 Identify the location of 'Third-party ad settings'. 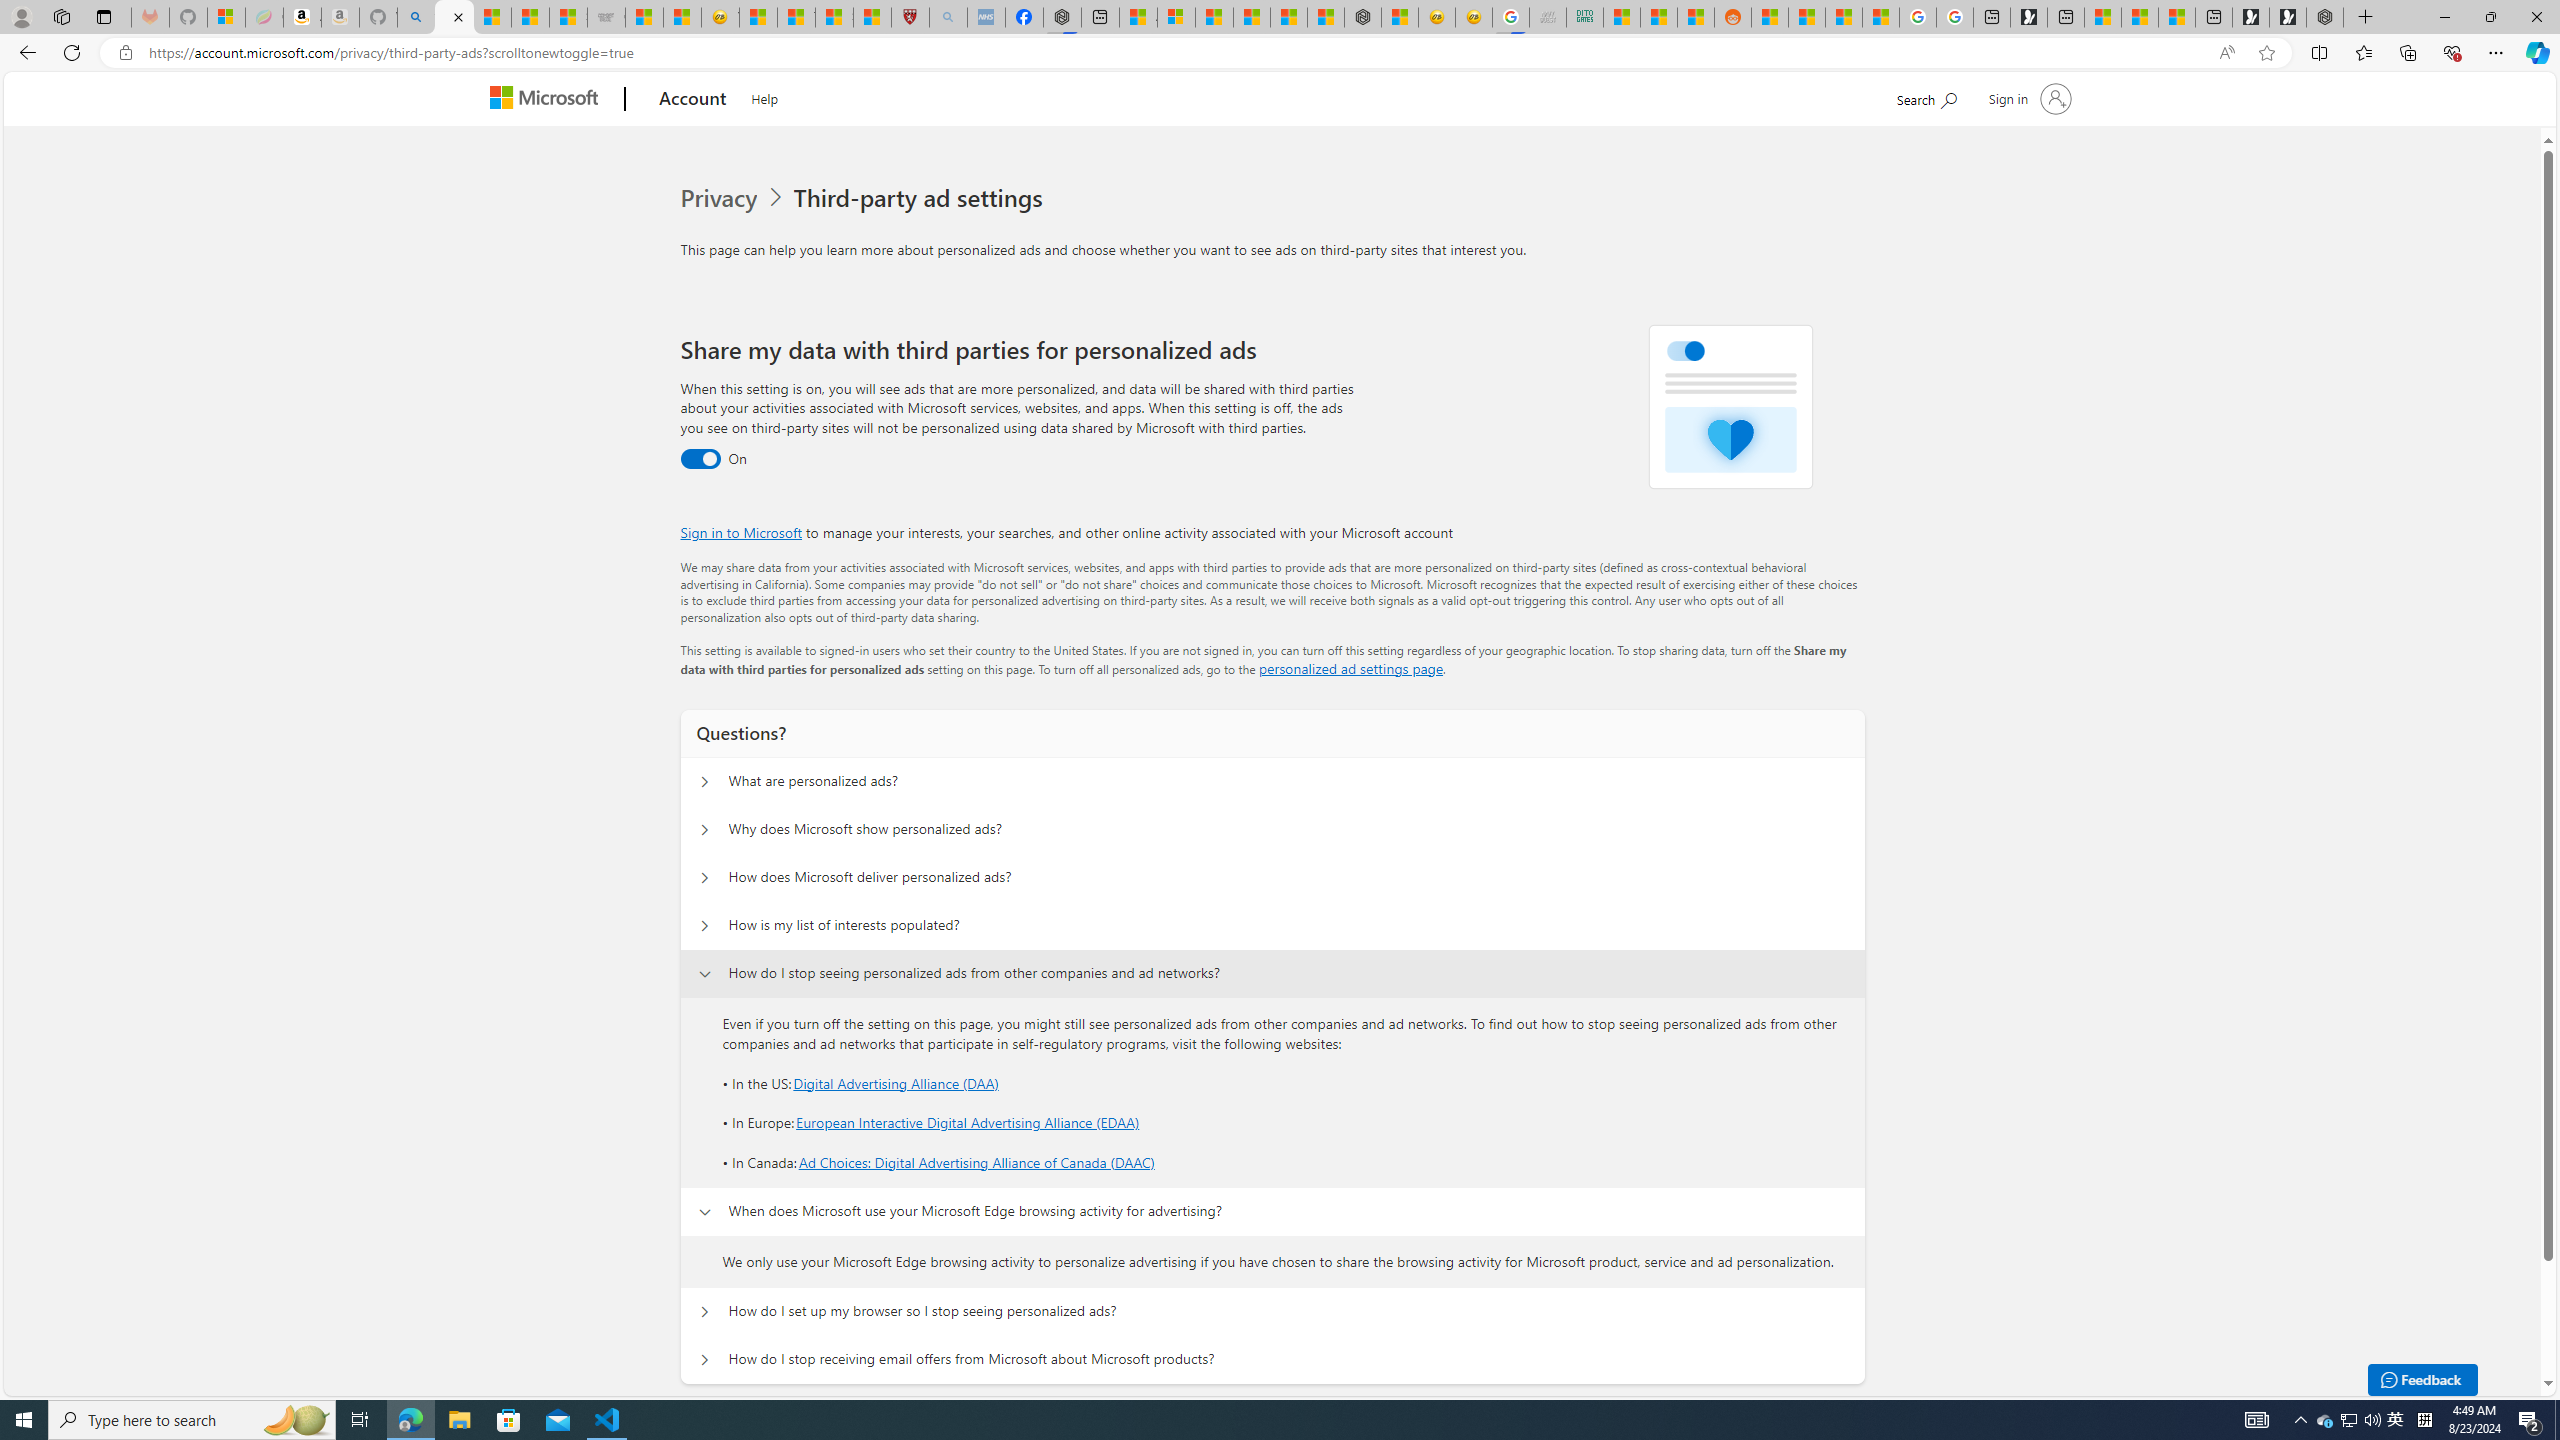
(921, 198).